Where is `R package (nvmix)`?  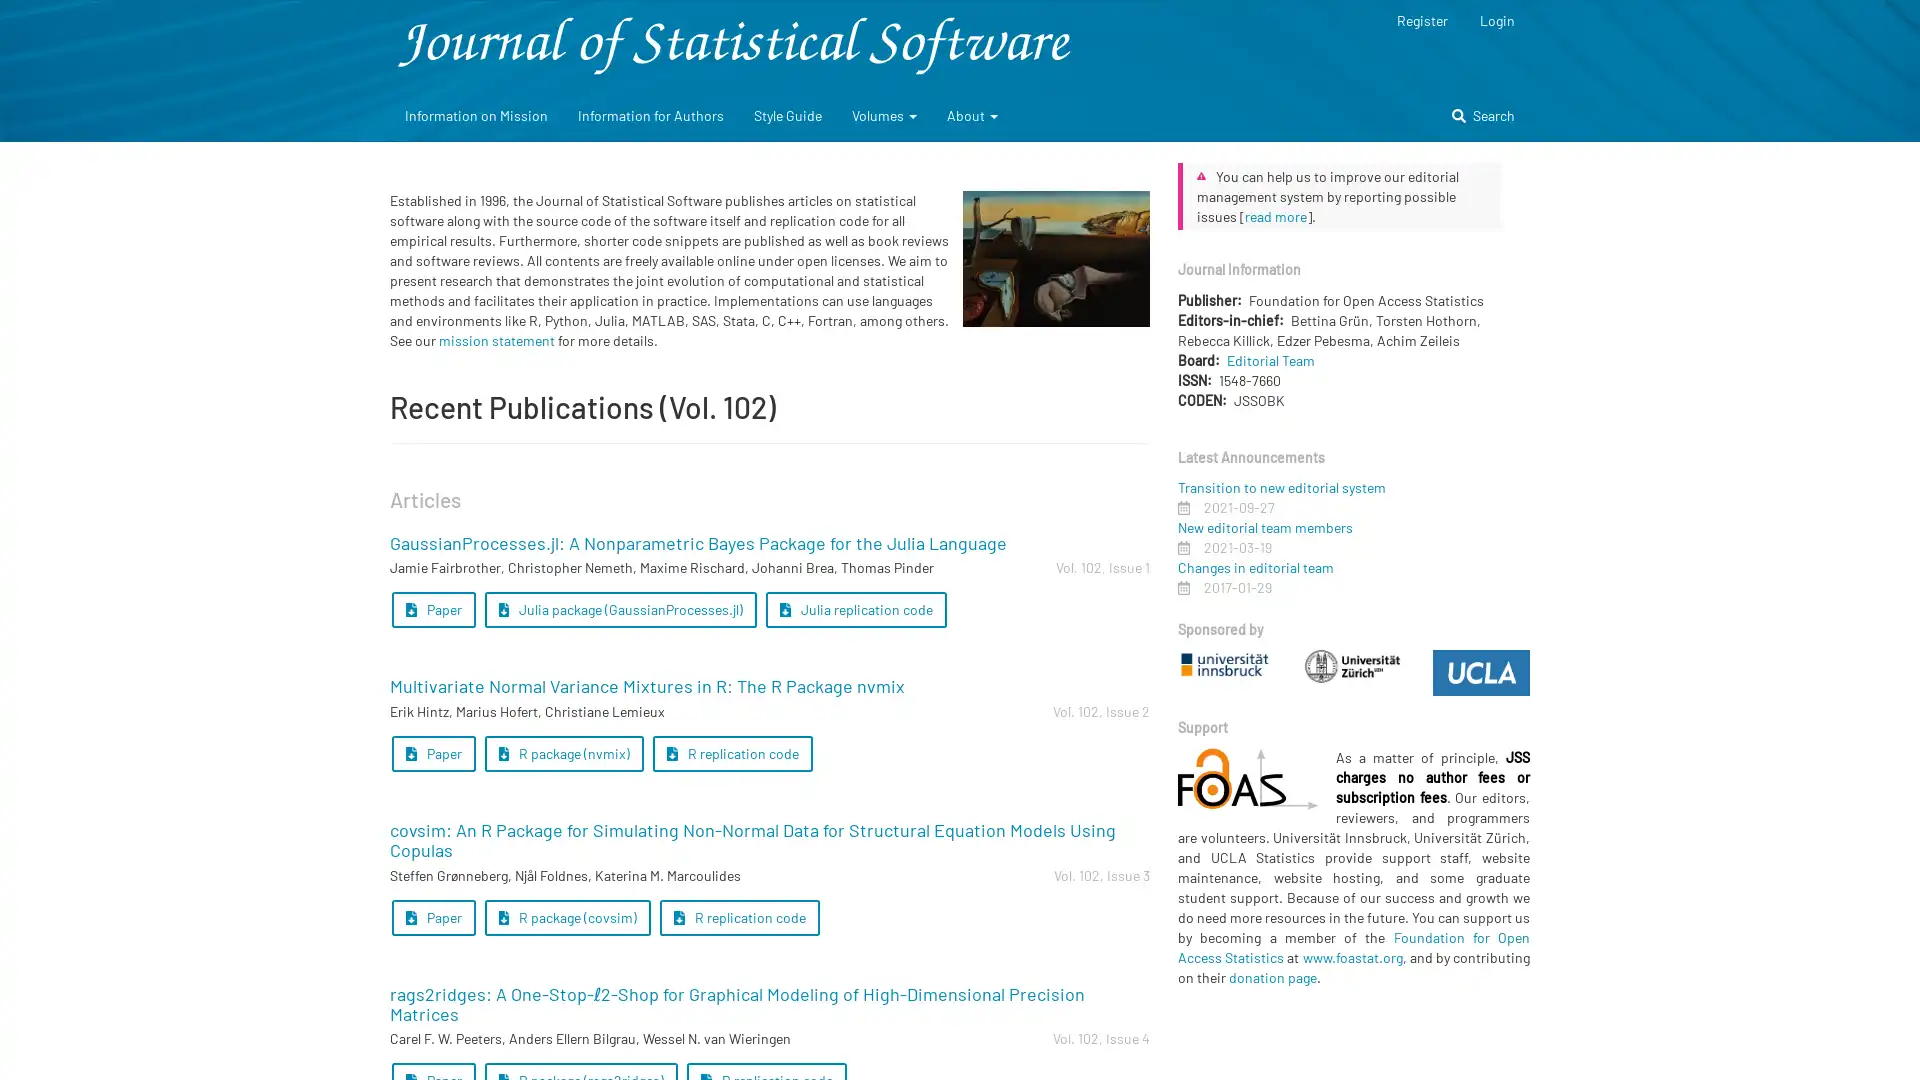
R package (nvmix) is located at coordinates (562, 753).